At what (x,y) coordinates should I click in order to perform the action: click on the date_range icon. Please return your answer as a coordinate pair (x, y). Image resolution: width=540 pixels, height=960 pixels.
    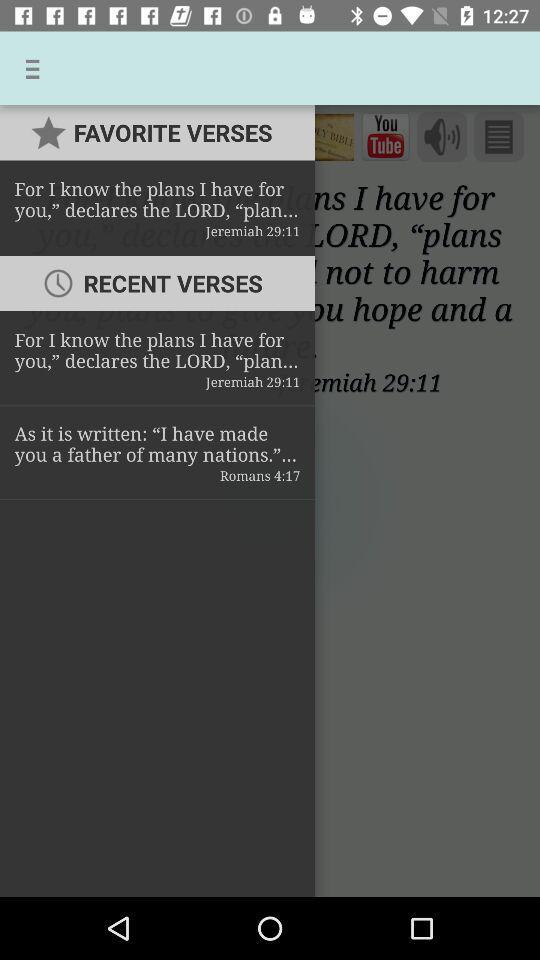
    Looking at the image, I should click on (385, 136).